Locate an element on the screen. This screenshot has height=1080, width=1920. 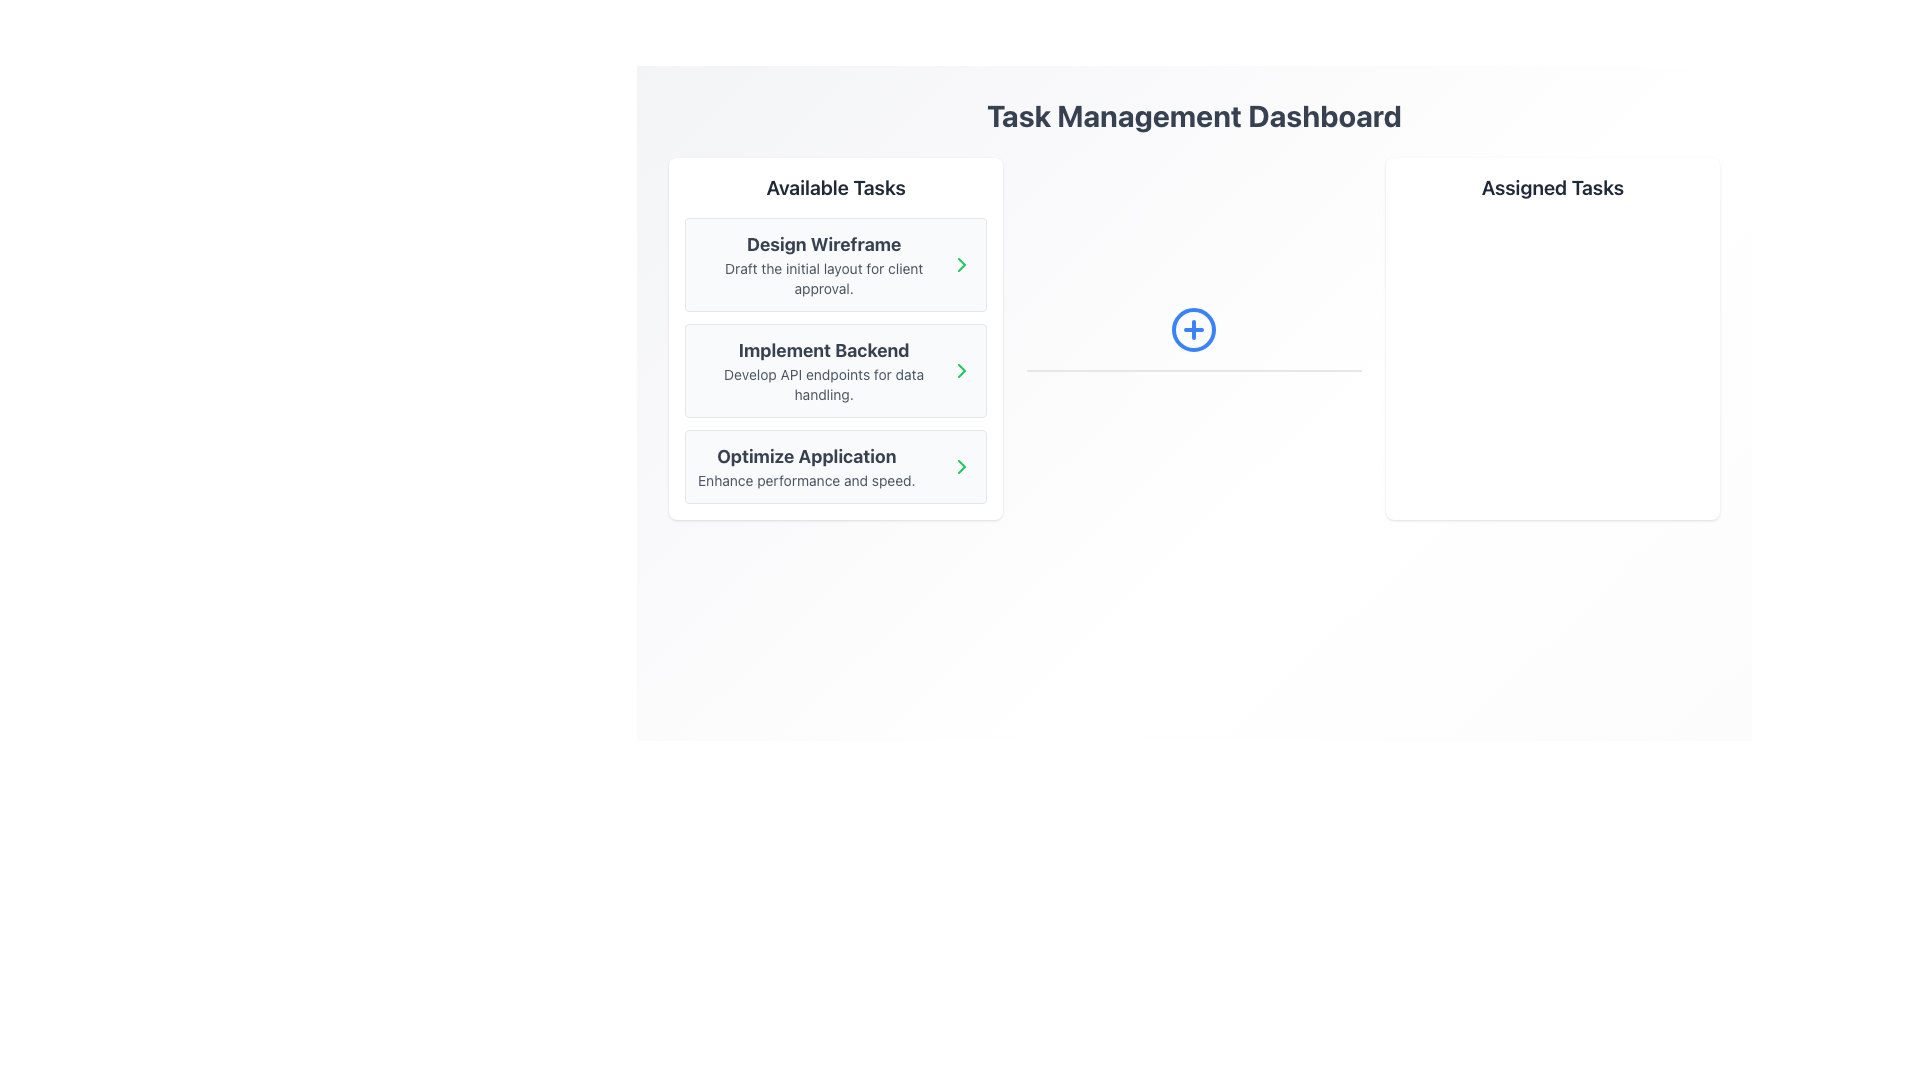
the informational text located beneath 'Optimize Application' in the last task card of the 'Available Tasks' section is located at coordinates (806, 481).